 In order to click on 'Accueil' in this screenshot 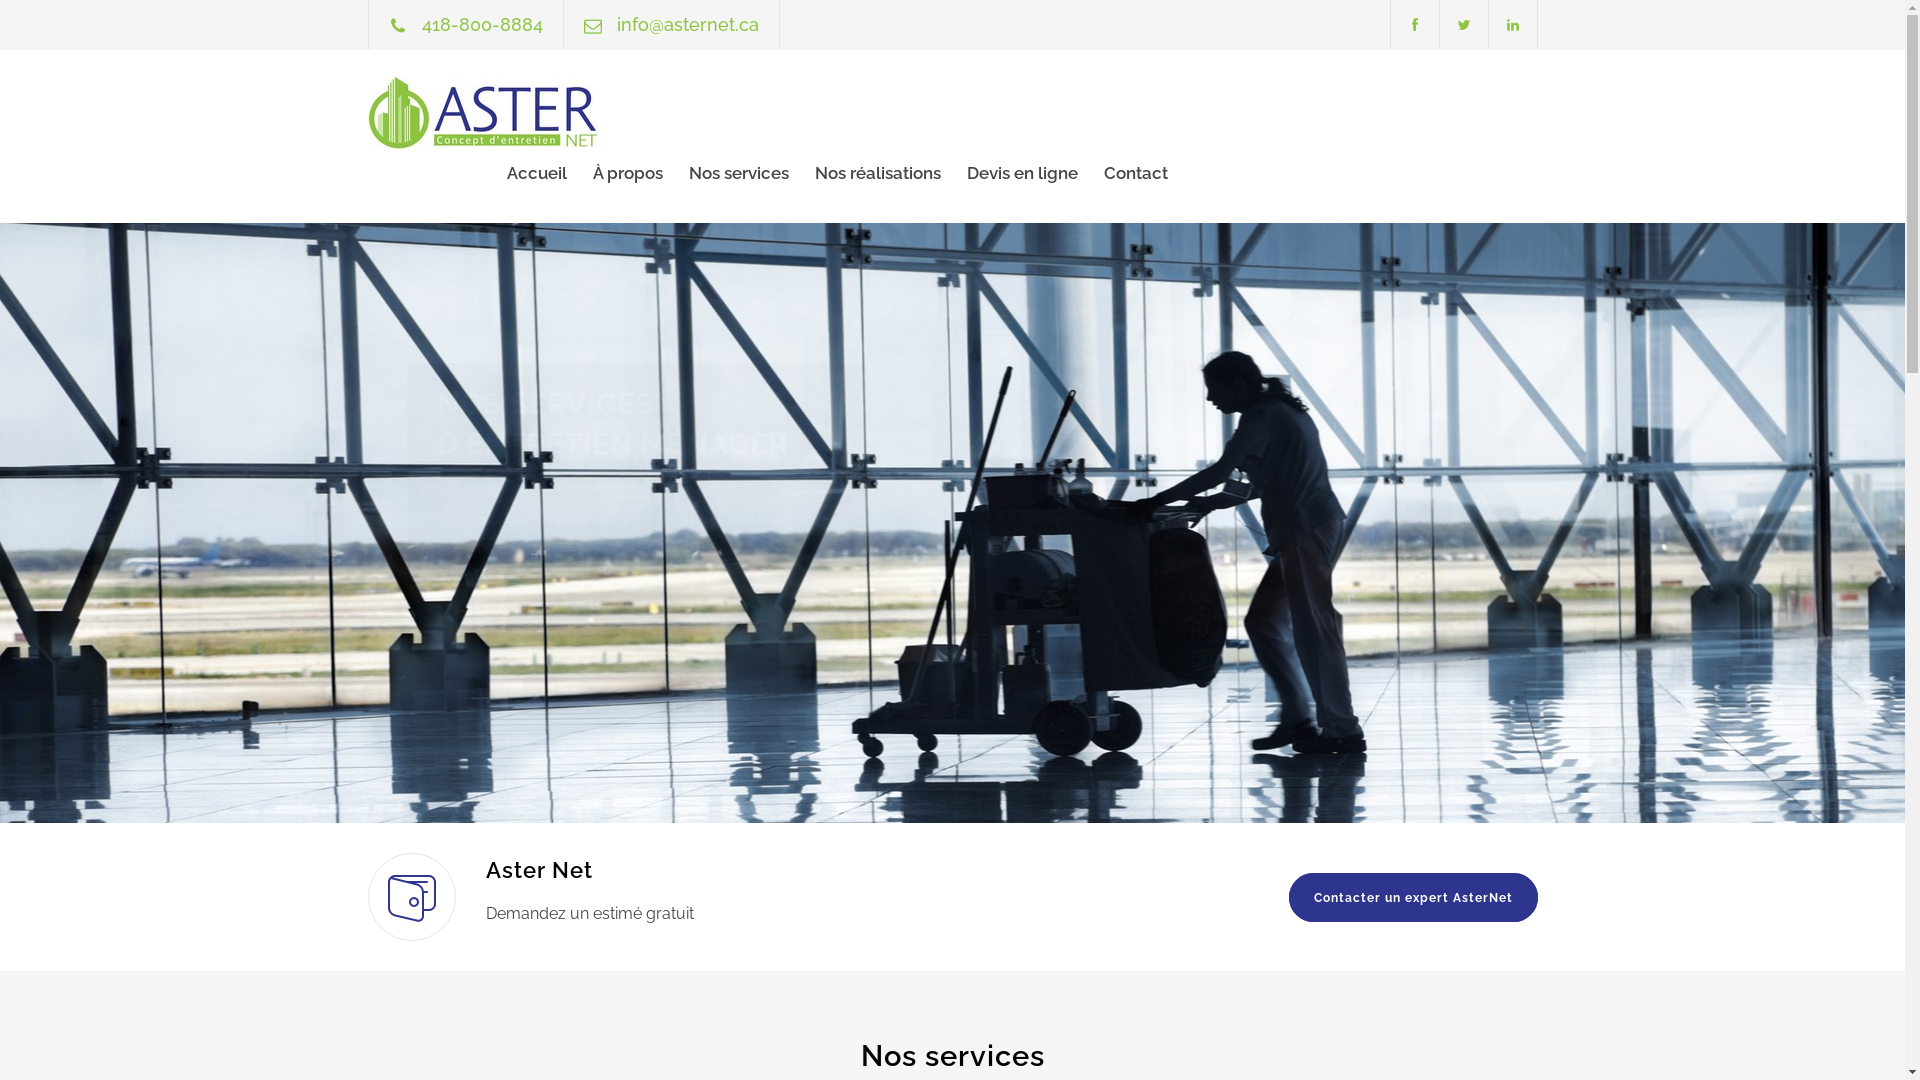, I will do `click(505, 172)`.